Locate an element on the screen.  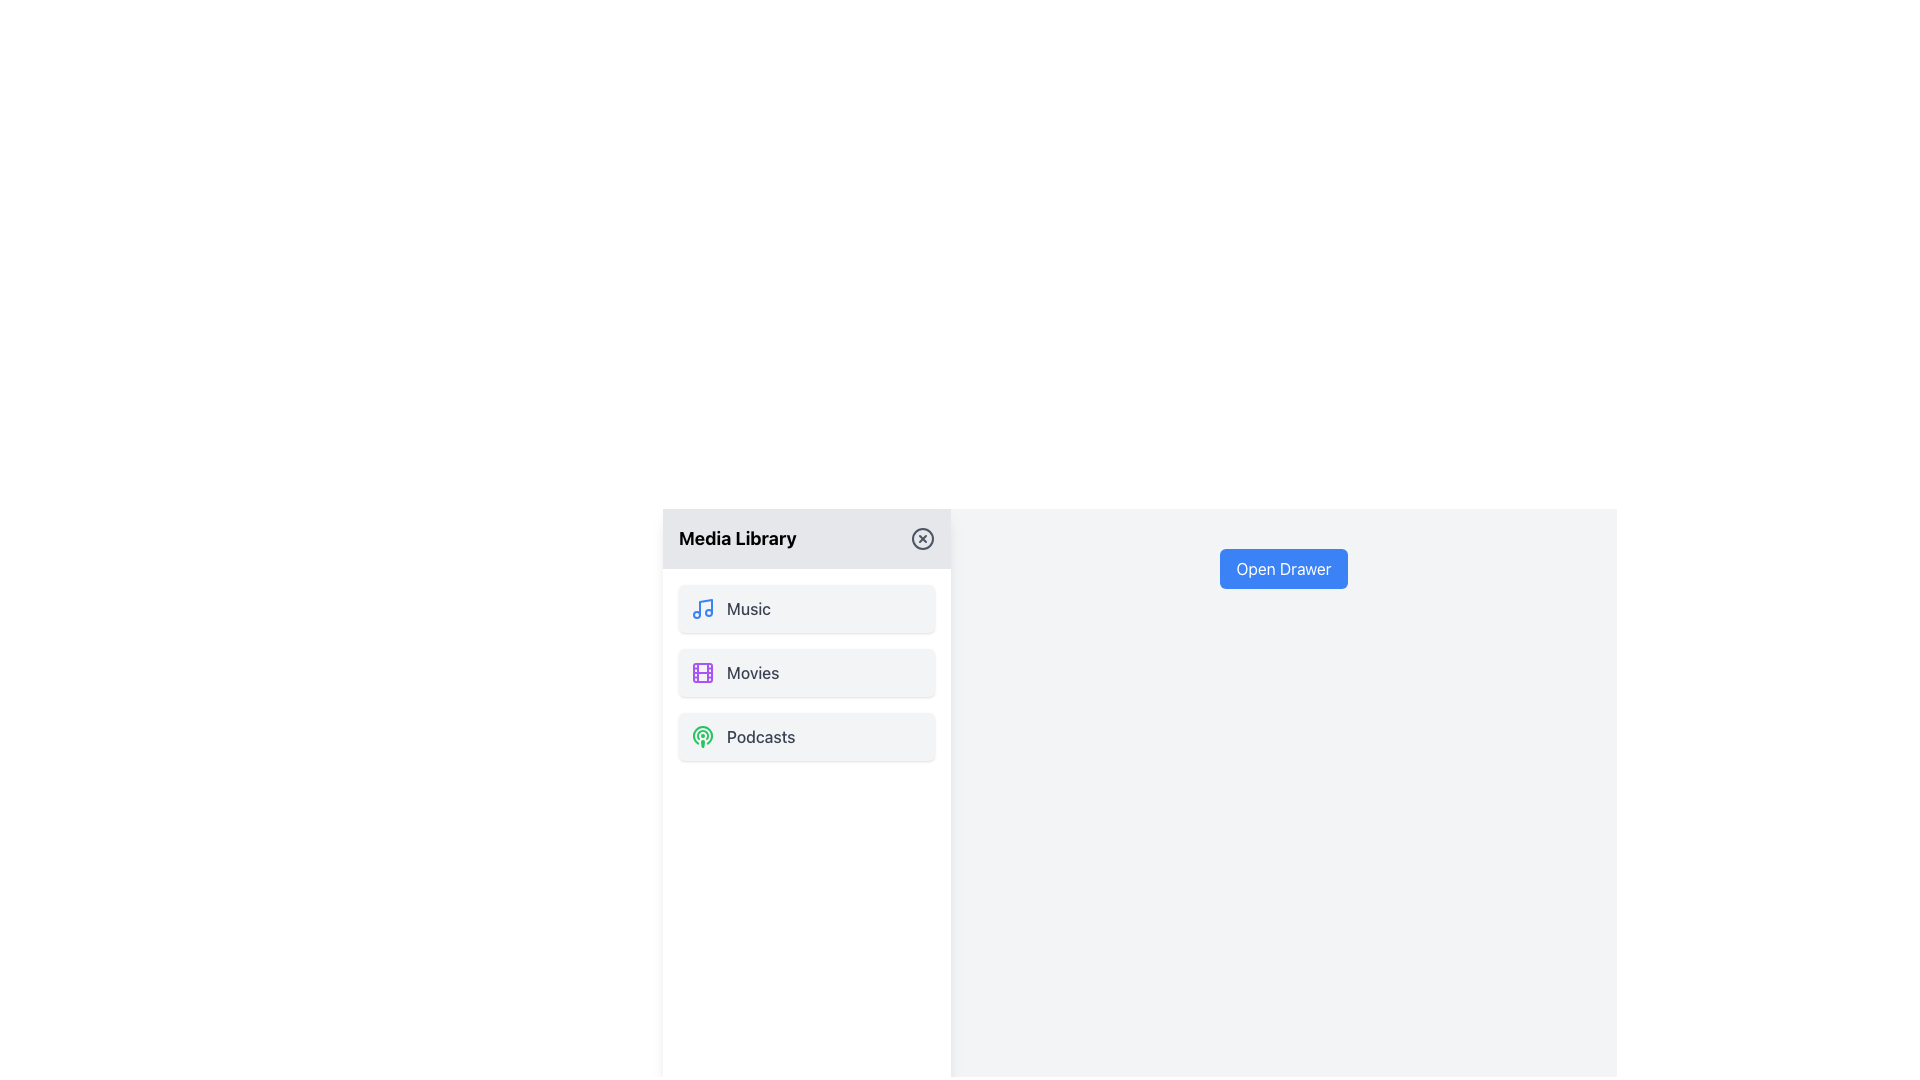
the SVG rectangular component that represents the film icon in the 'Media Library' section to trigger corresponding events is located at coordinates (702, 672).